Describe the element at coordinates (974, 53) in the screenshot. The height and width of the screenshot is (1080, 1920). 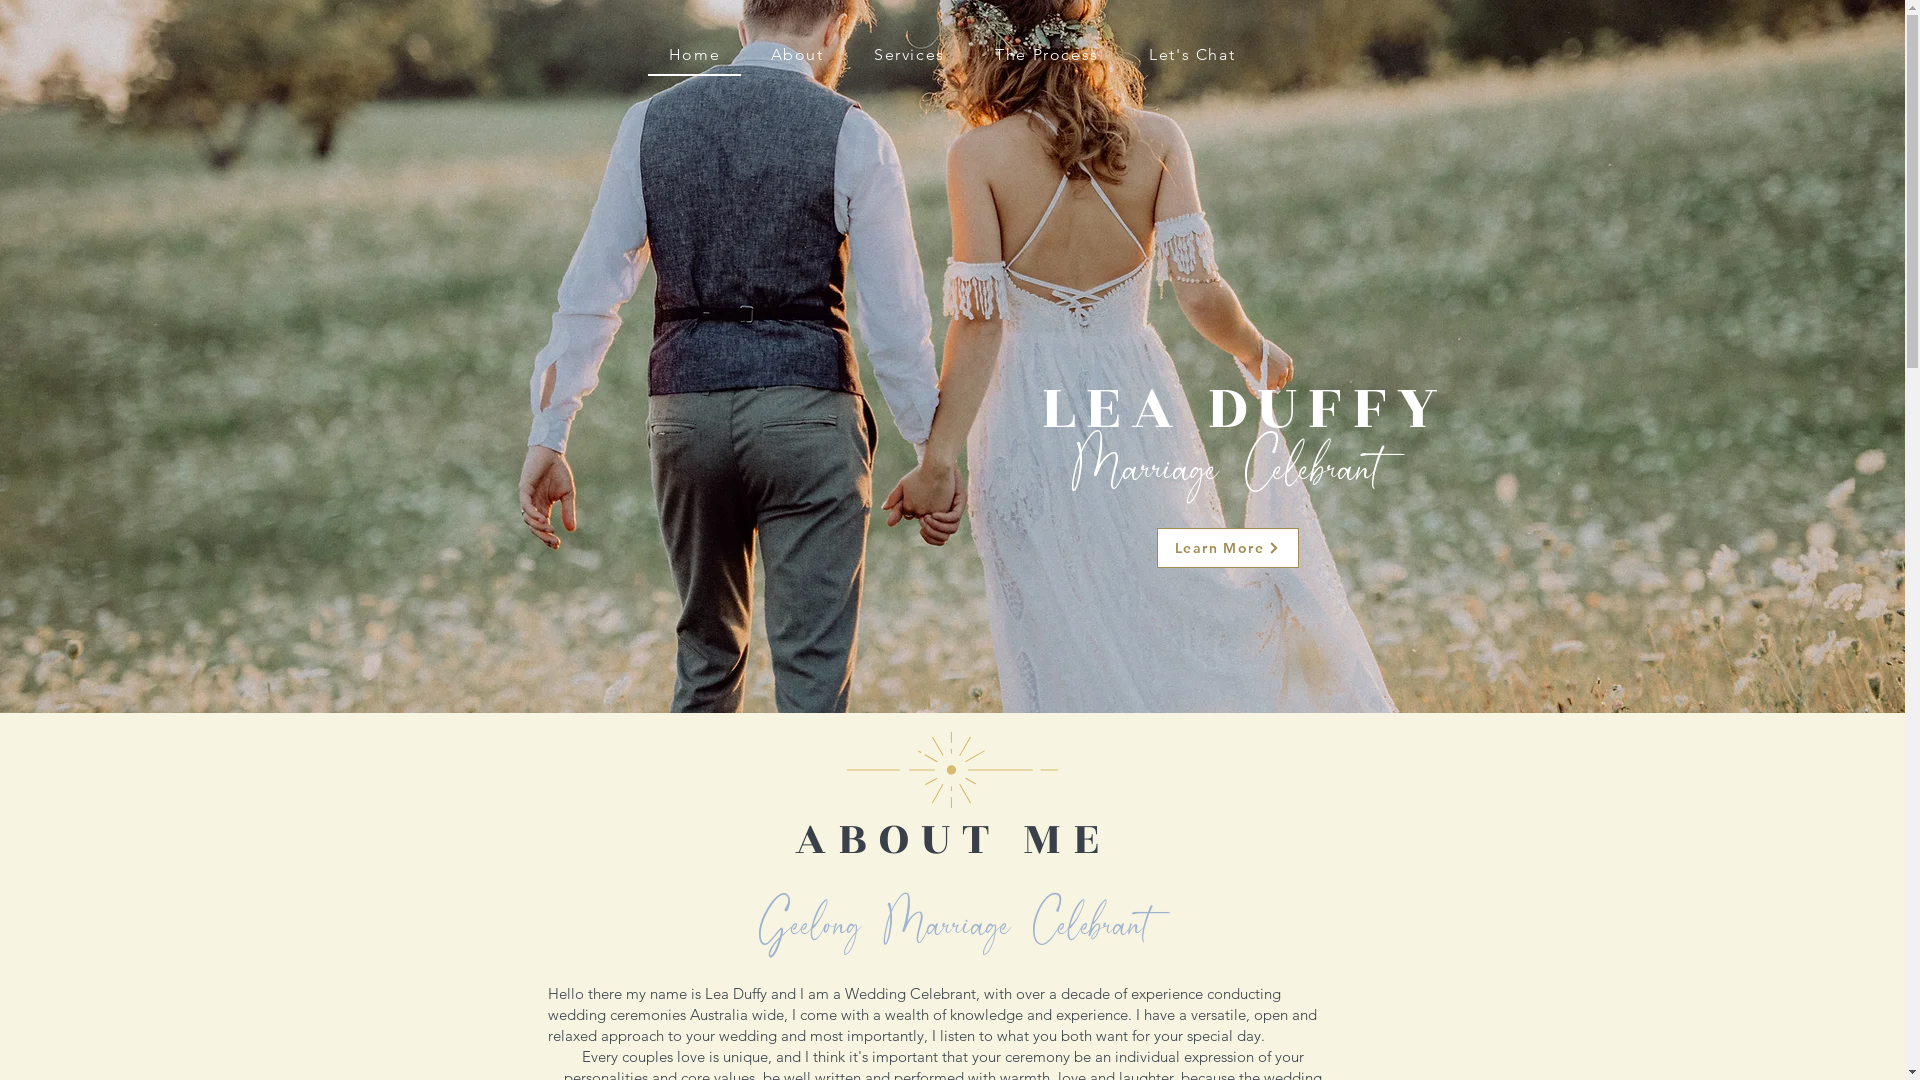
I see `'The Process'` at that location.